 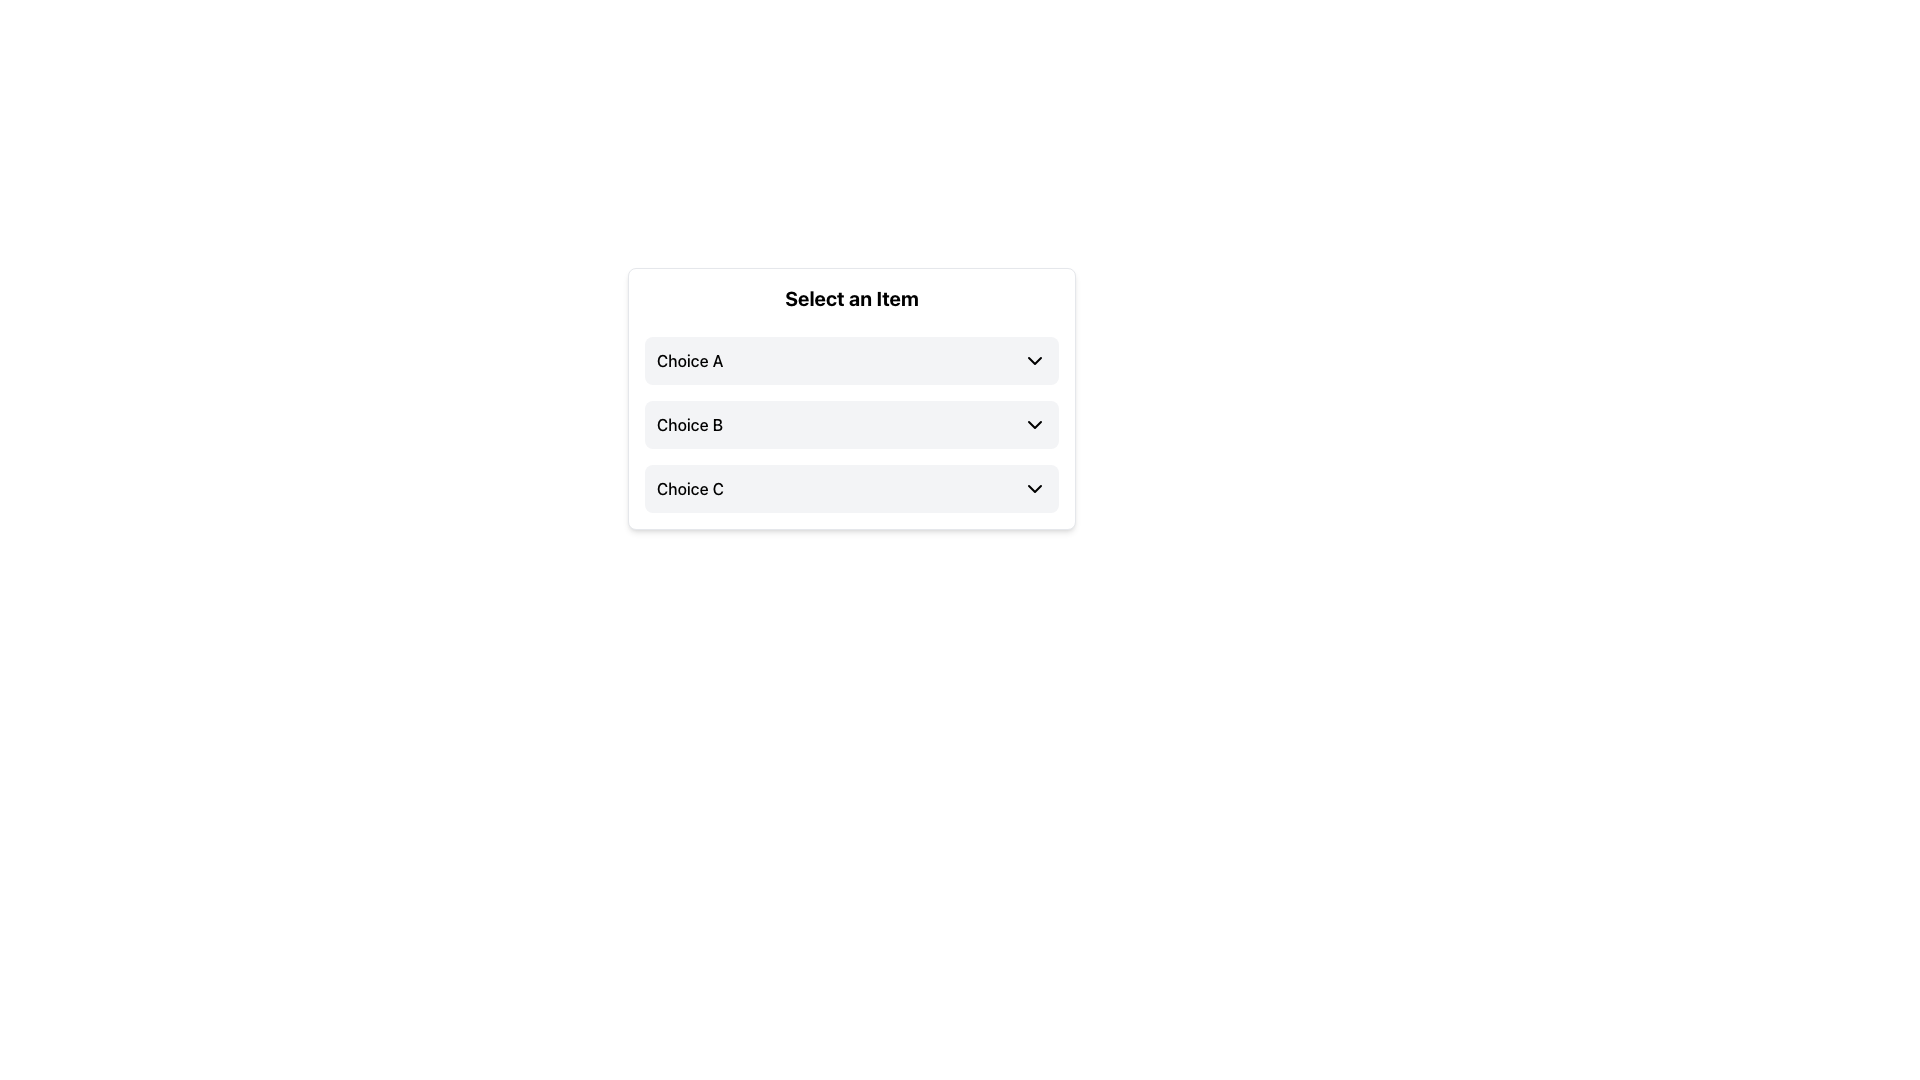 I want to click on the 'Choice A' text label, which is the first option in the dropdown menu displaying three options, so click(x=690, y=361).